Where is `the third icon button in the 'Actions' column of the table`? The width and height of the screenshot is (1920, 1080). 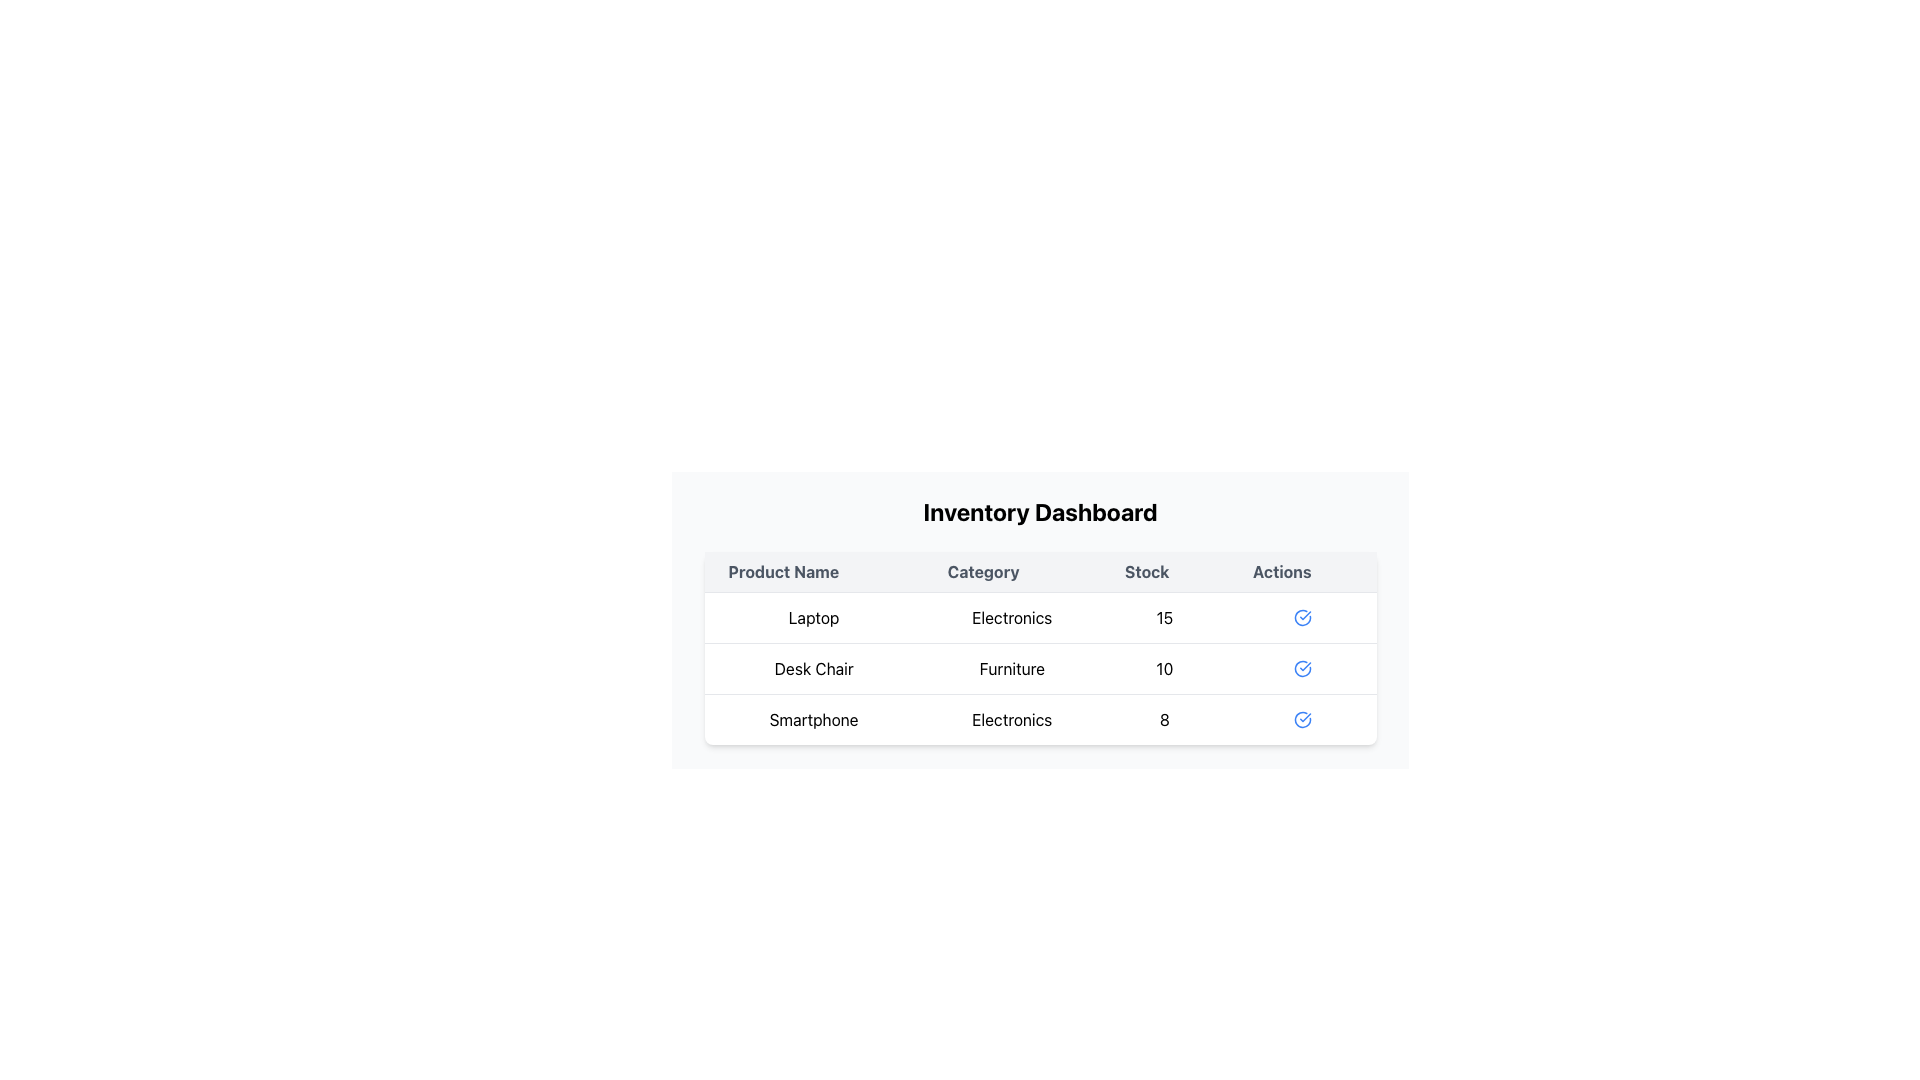 the third icon button in the 'Actions' column of the table is located at coordinates (1302, 720).